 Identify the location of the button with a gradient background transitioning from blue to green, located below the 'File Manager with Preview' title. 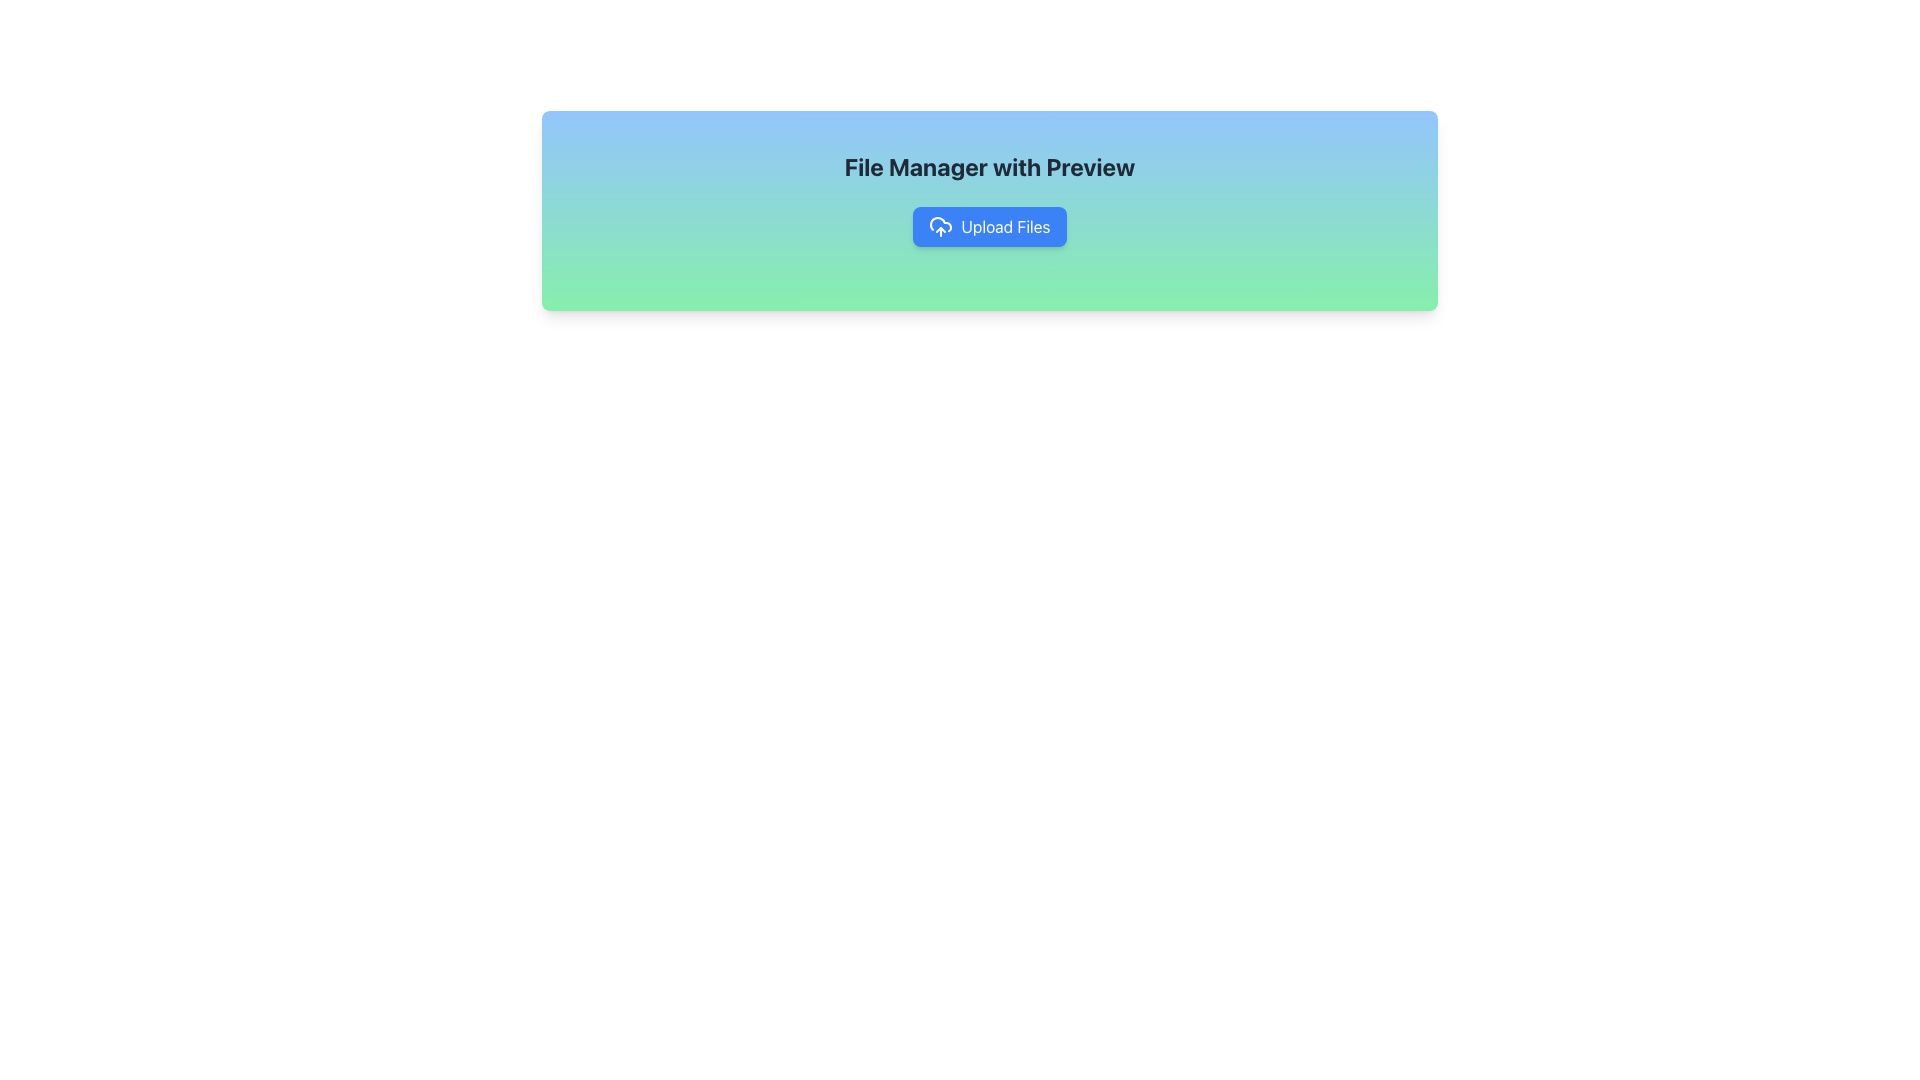
(989, 226).